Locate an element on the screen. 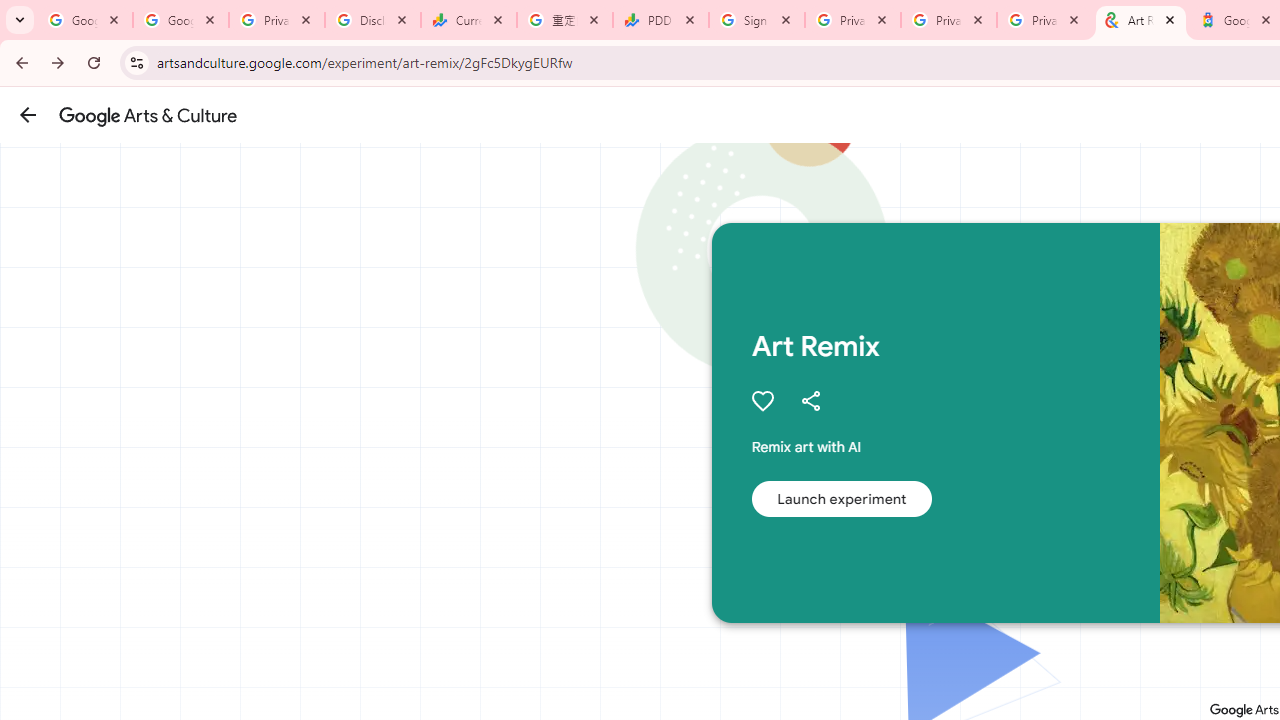  'Privacy Checkup' is located at coordinates (1044, 20).